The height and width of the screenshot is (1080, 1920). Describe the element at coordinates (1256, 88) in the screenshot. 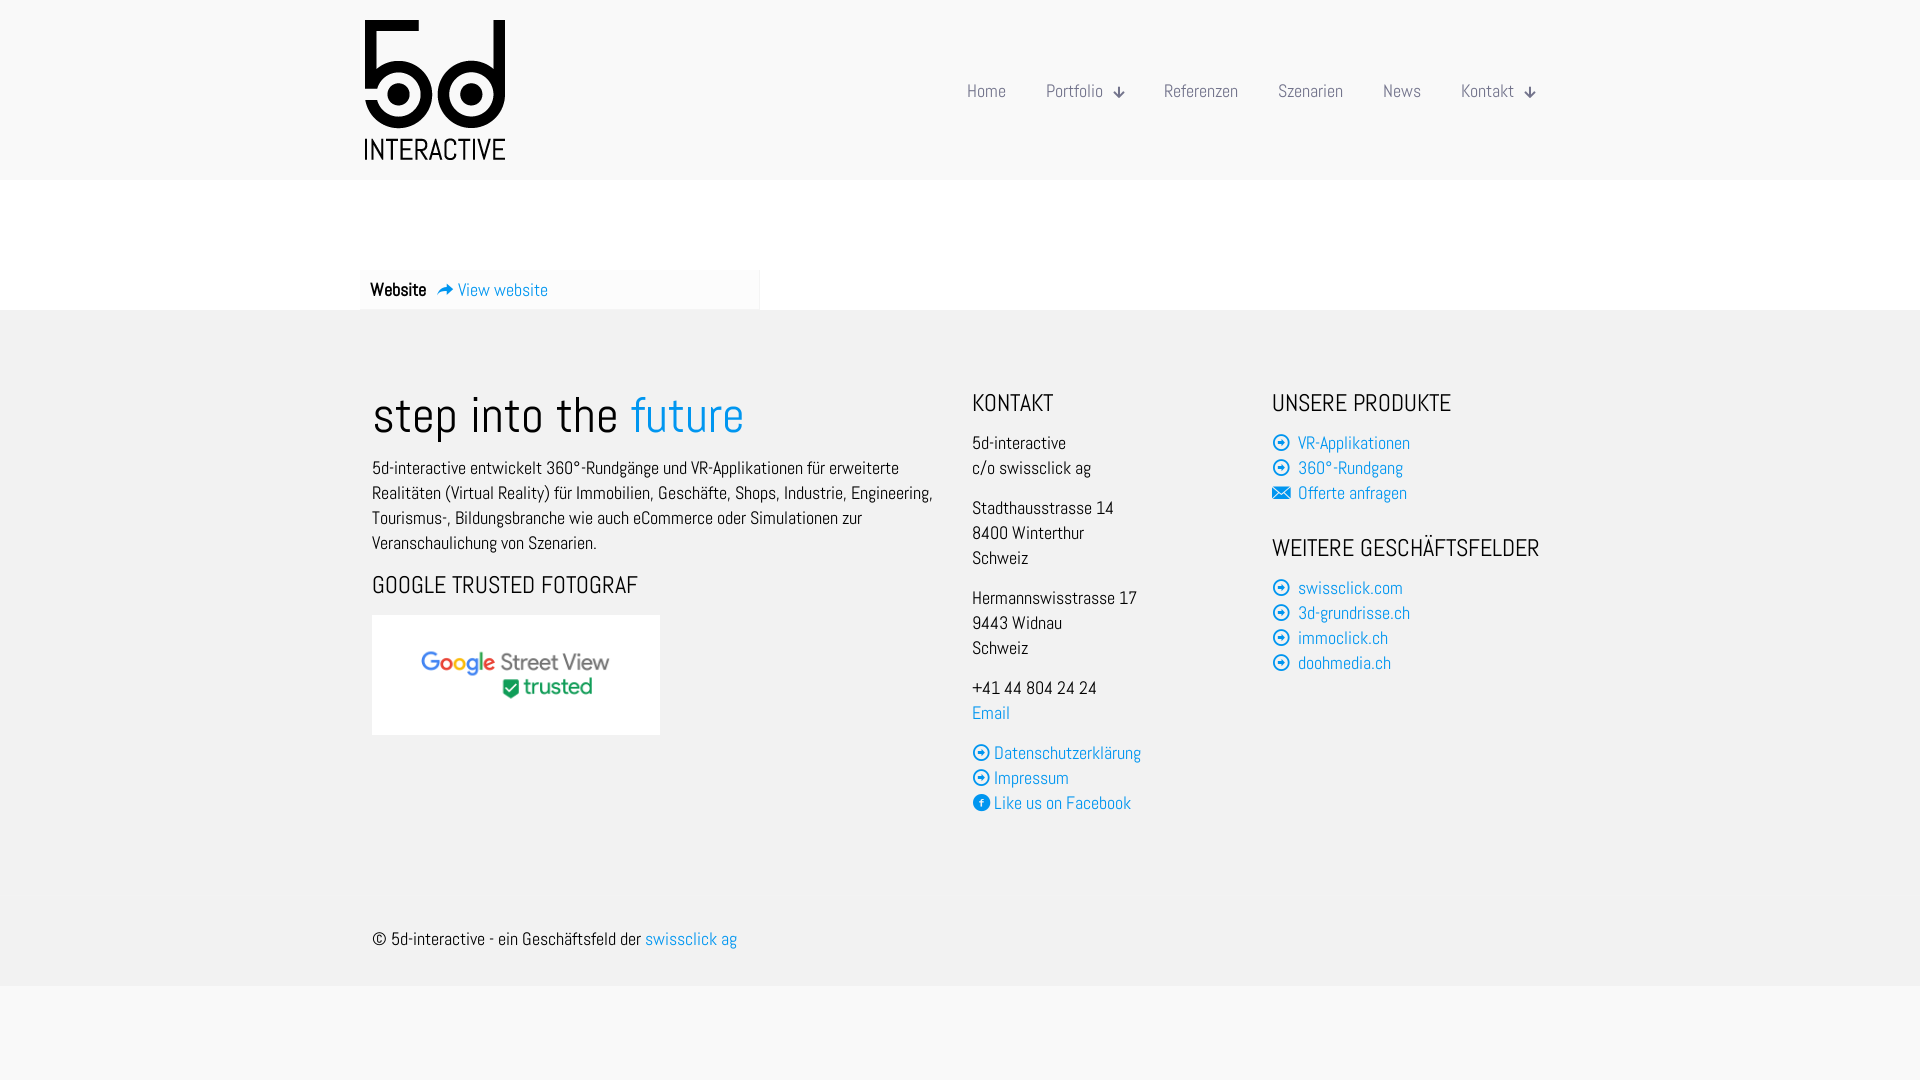

I see `'Szenarien'` at that location.